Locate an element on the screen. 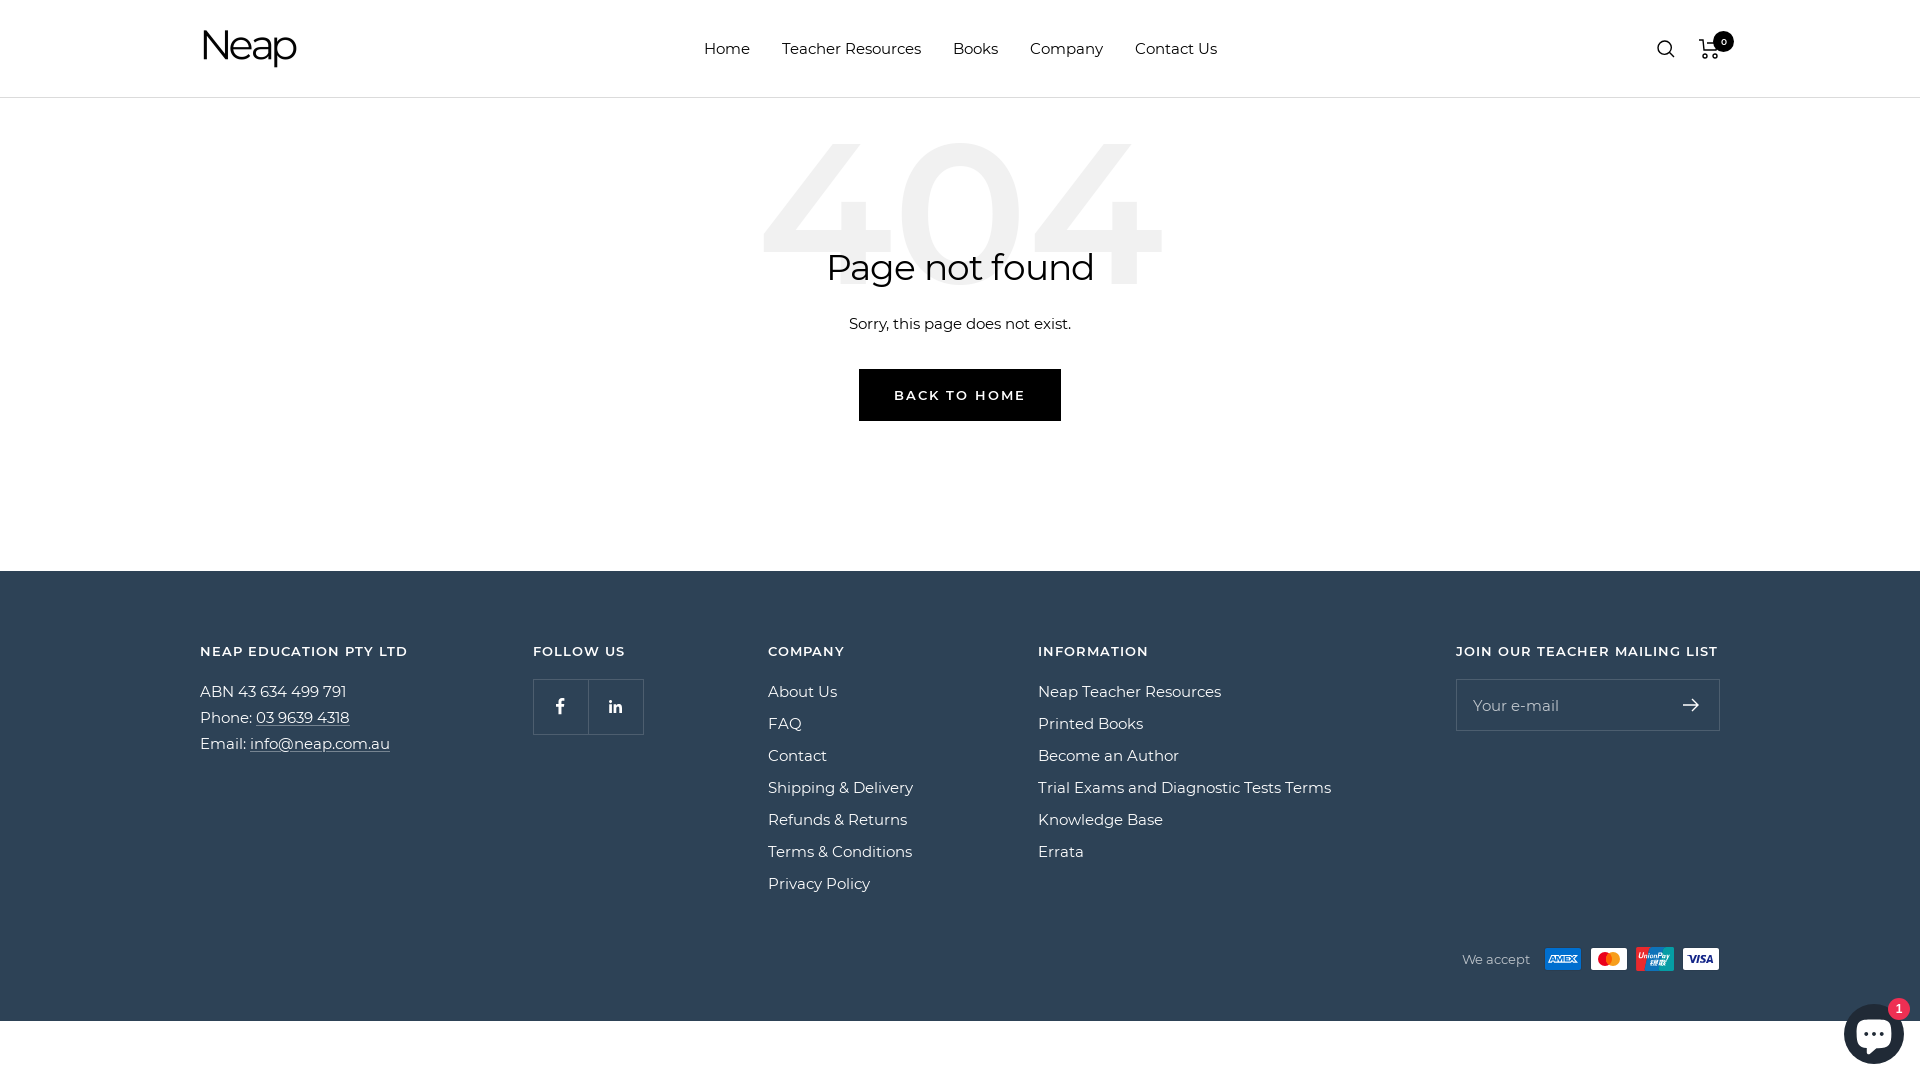 This screenshot has width=1920, height=1080. 'Refunds & Returns' is located at coordinates (767, 820).